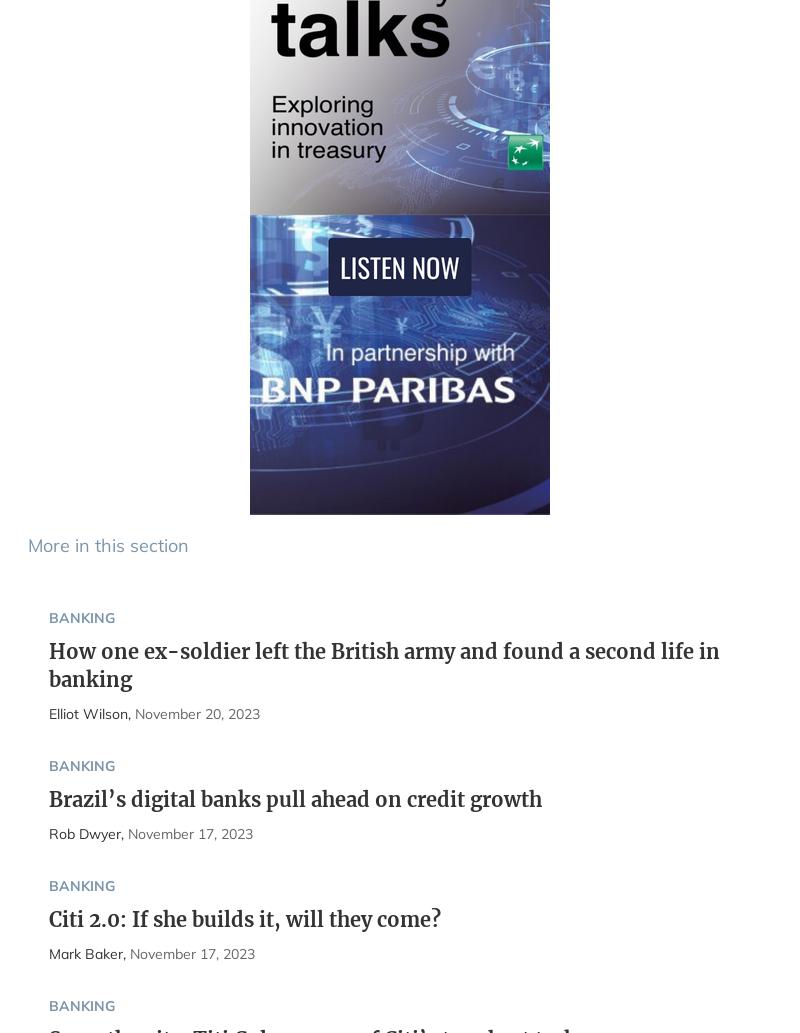 The width and height of the screenshot is (800, 1033). I want to click on 'Elliot Wilson', so click(87, 712).